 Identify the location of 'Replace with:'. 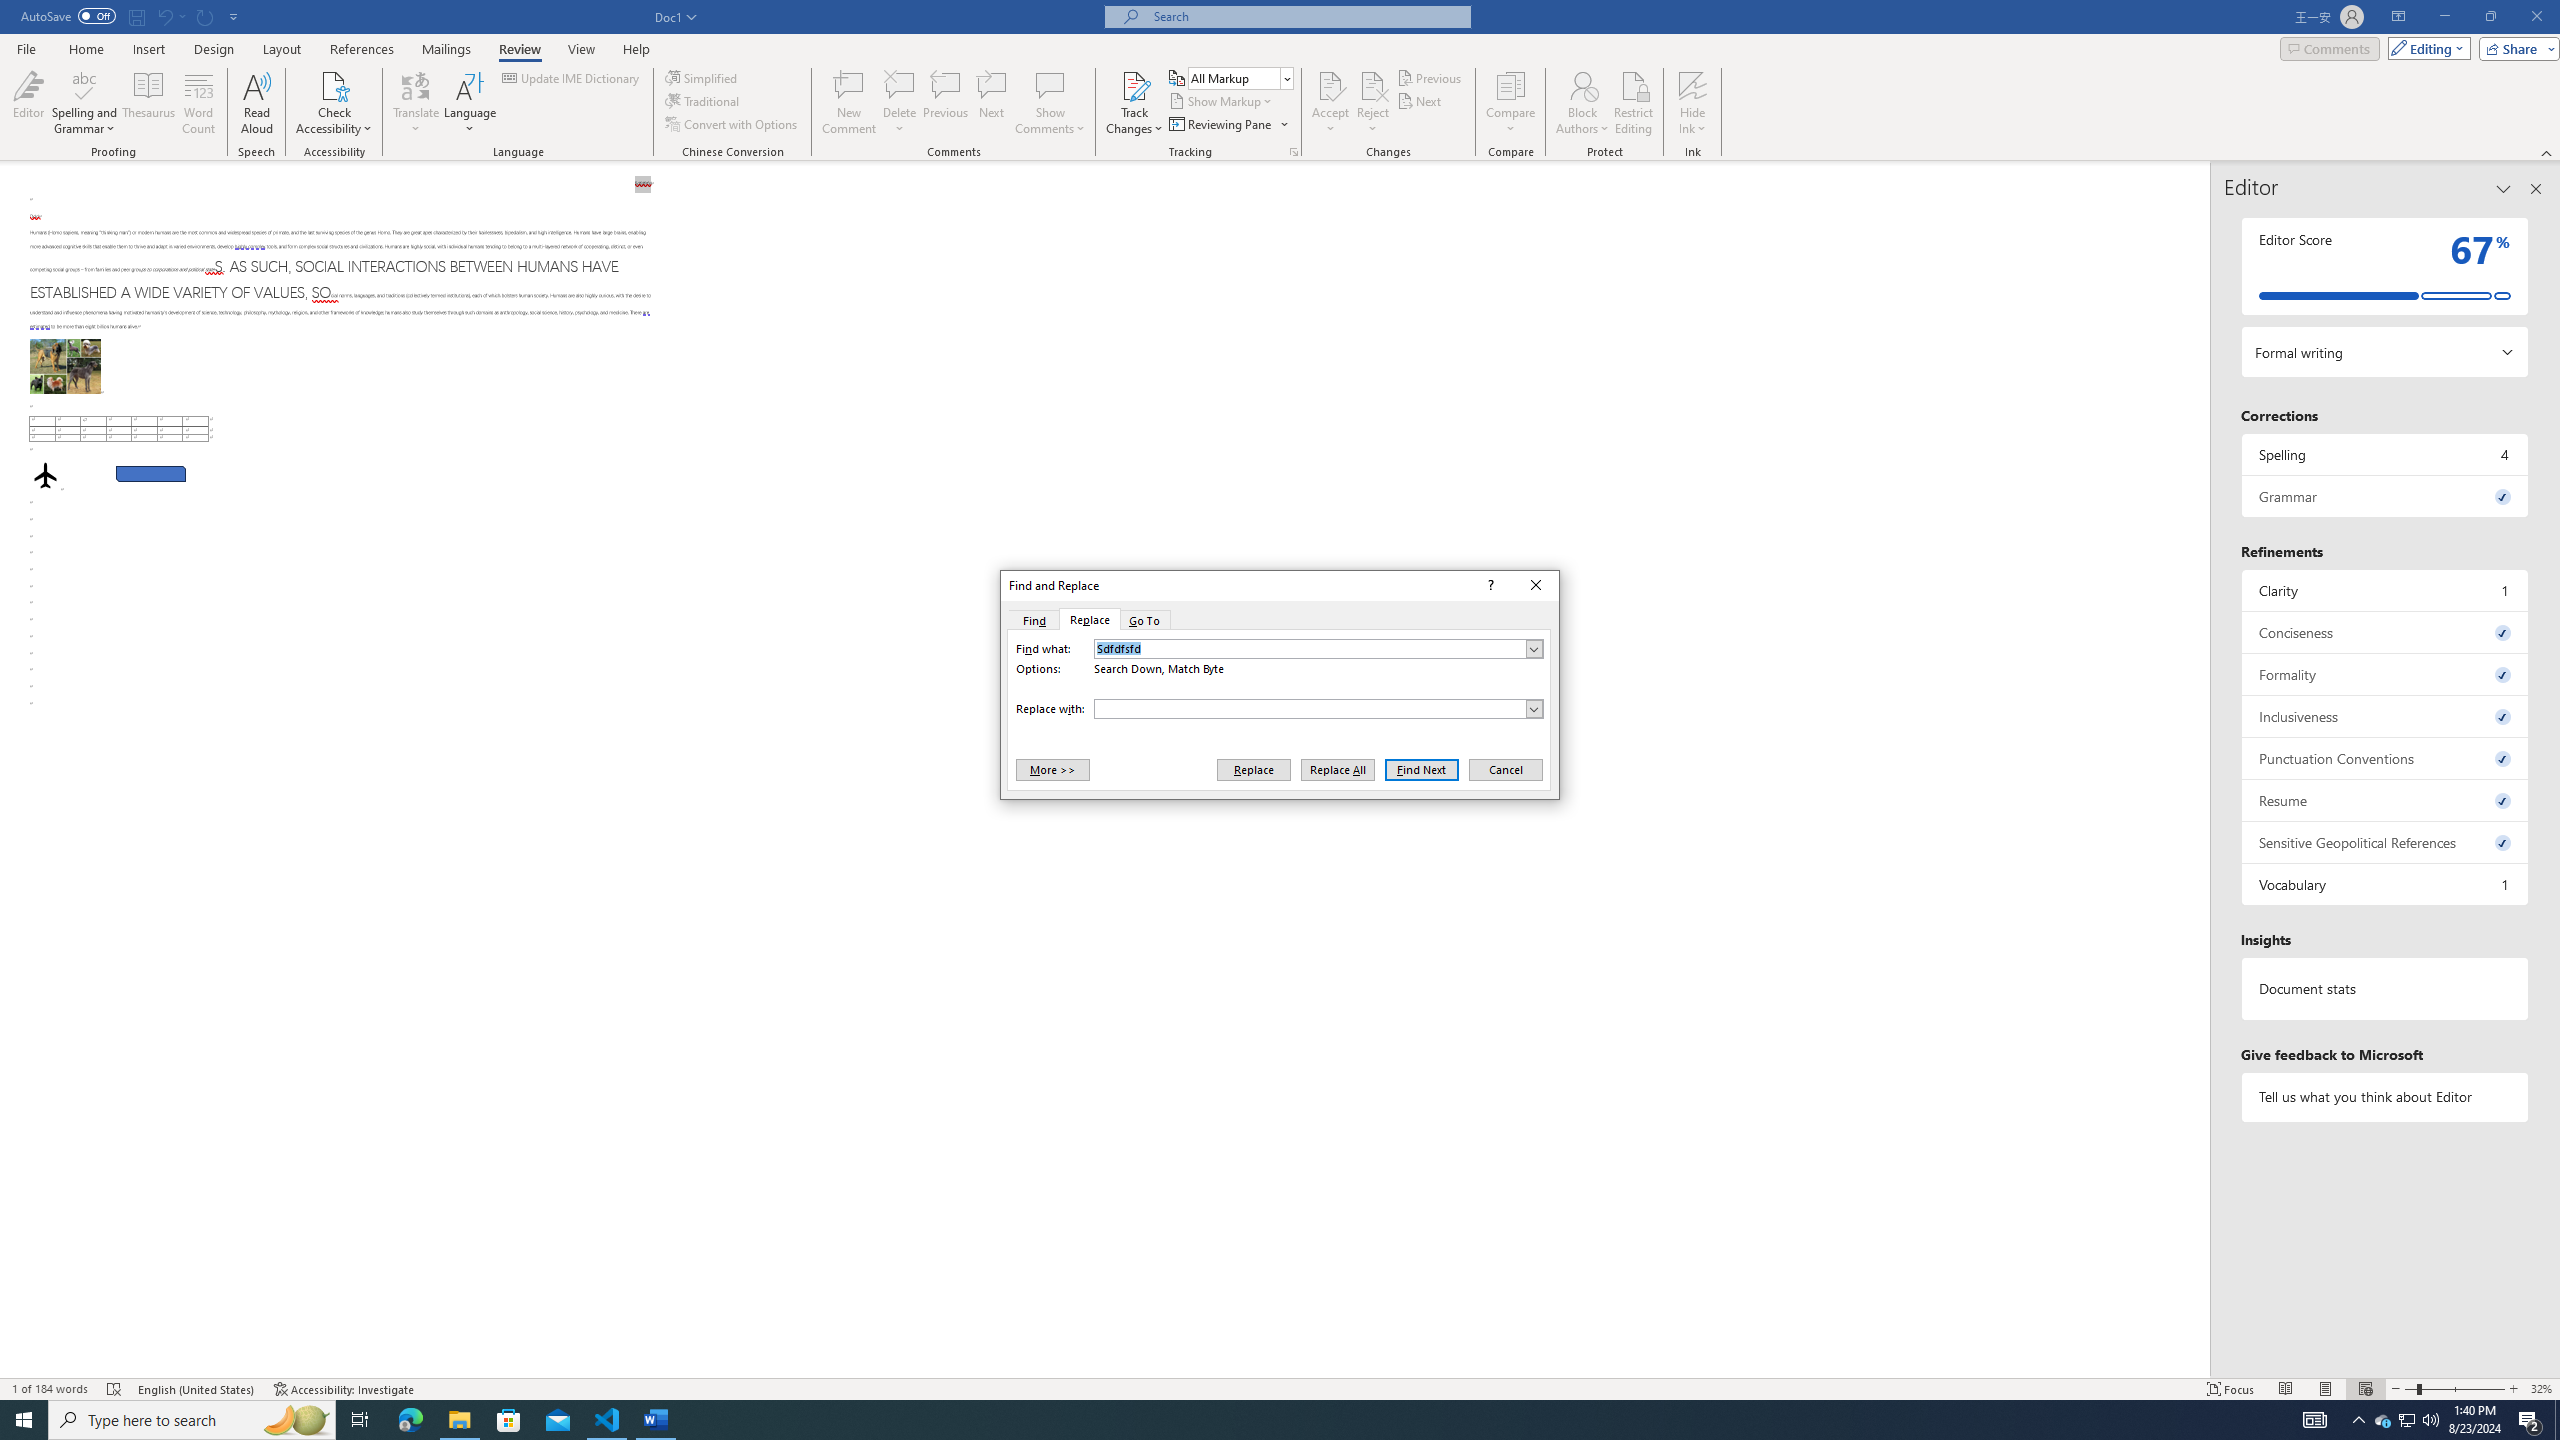
(1317, 708).